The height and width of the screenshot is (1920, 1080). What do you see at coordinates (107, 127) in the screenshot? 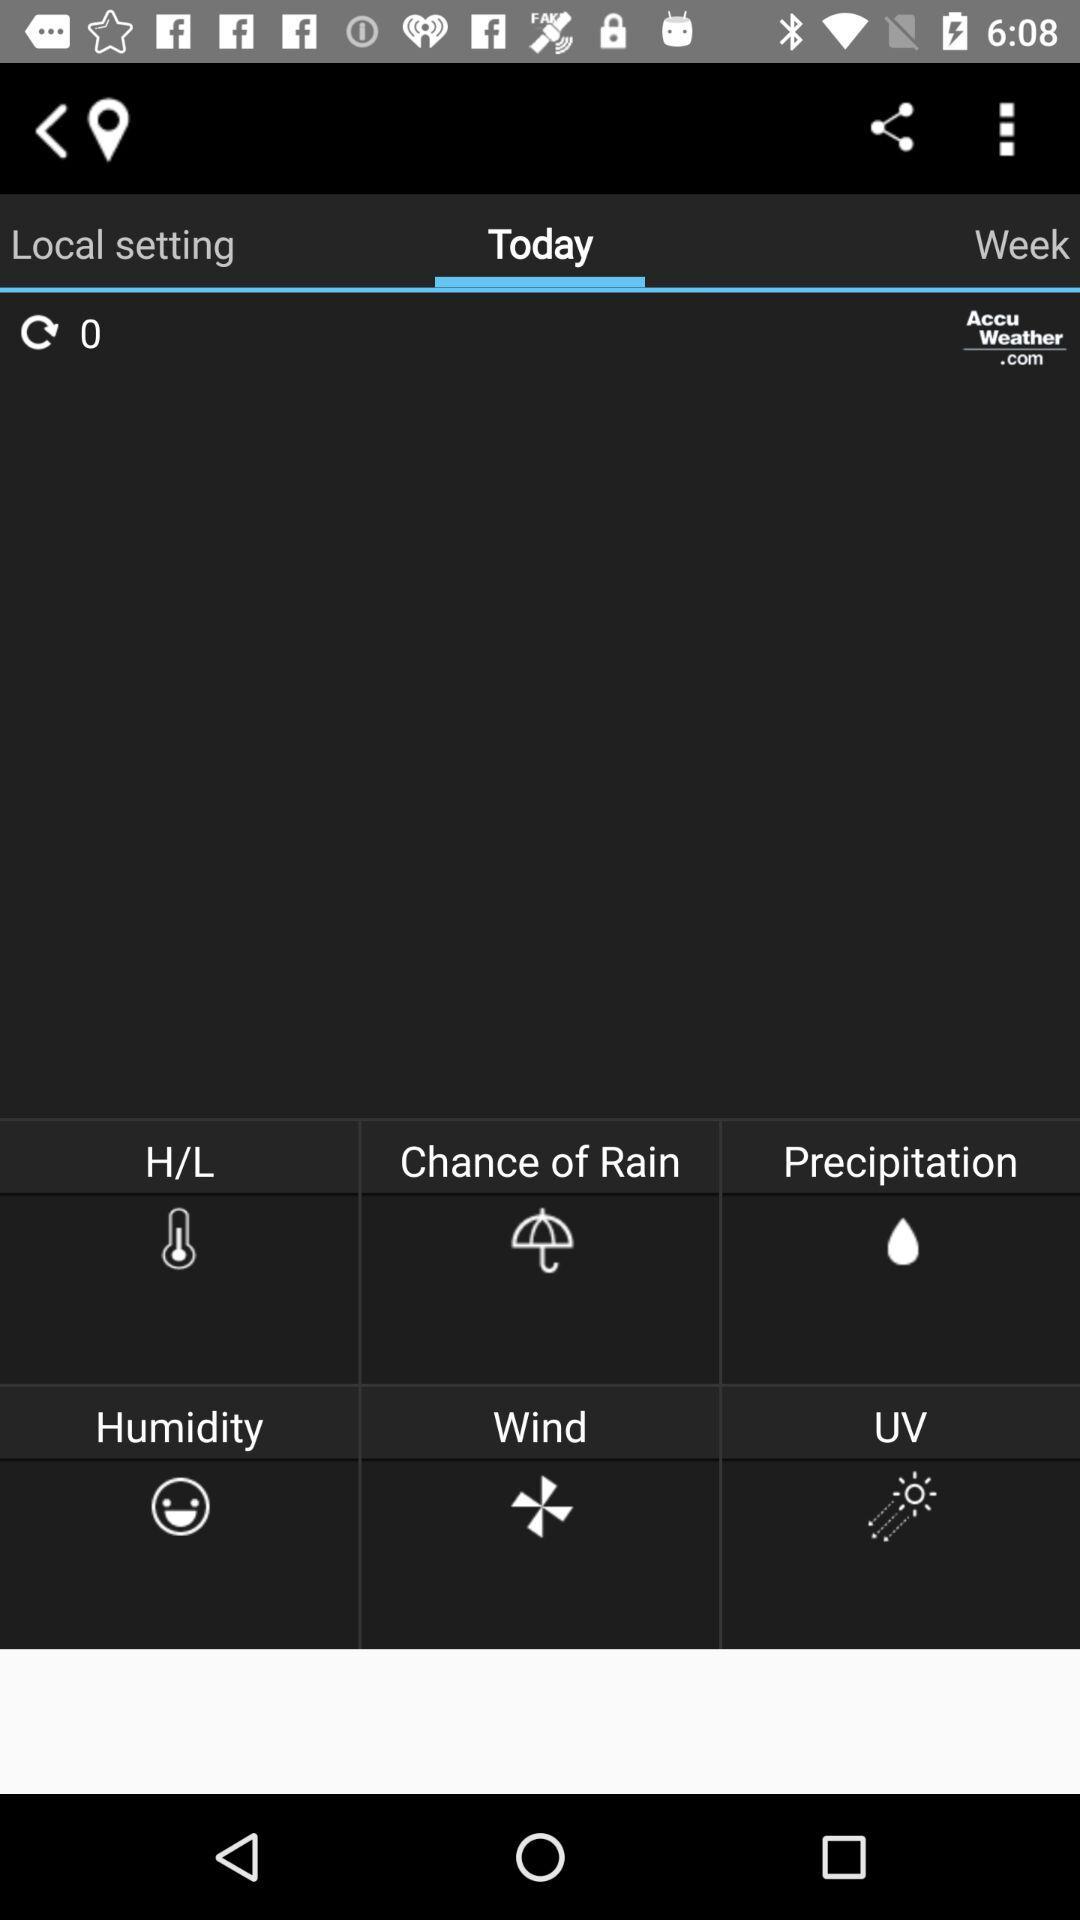
I see `the location icon` at bounding box center [107, 127].